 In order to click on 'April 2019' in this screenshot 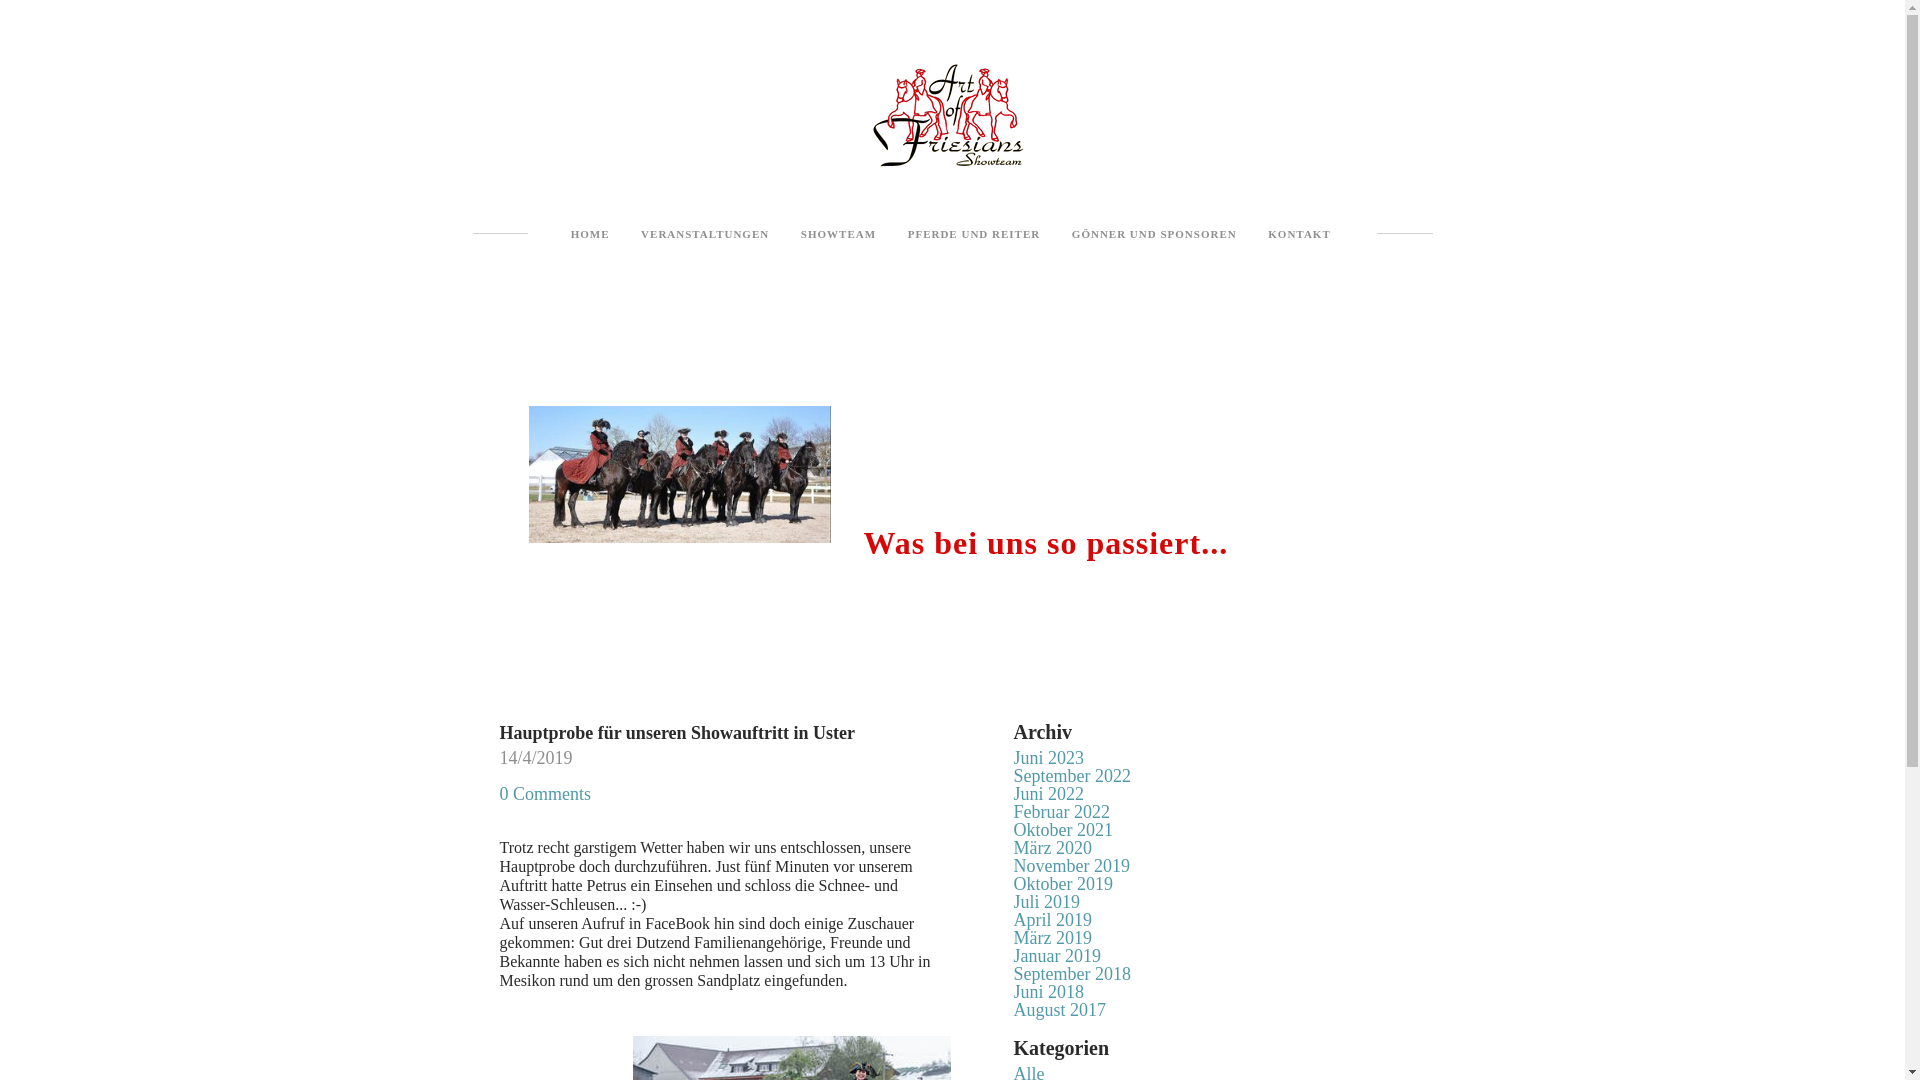, I will do `click(1052, 920)`.